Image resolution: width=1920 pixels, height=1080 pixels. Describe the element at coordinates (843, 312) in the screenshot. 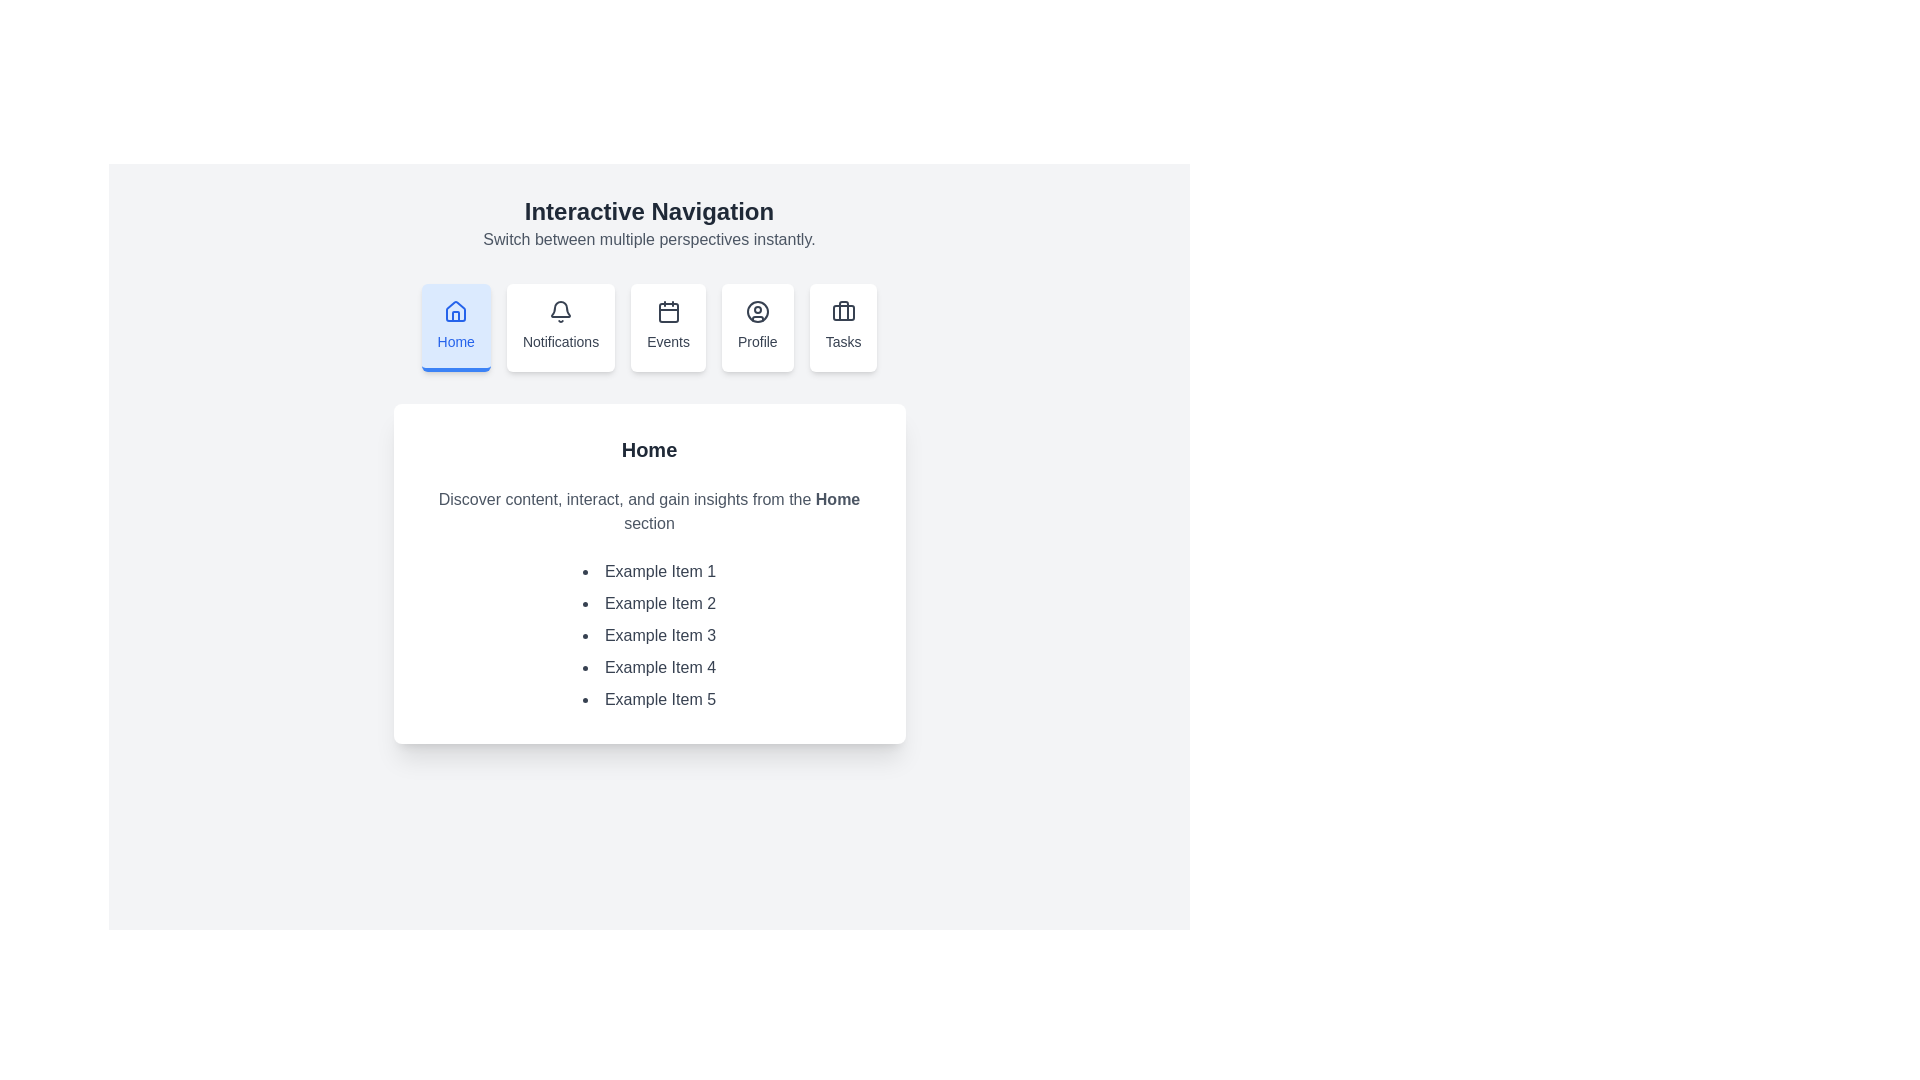

I see `the smaller rectangle within the 'Tasks' tab icon, which represents the 'Tasks' section of the interface` at that location.